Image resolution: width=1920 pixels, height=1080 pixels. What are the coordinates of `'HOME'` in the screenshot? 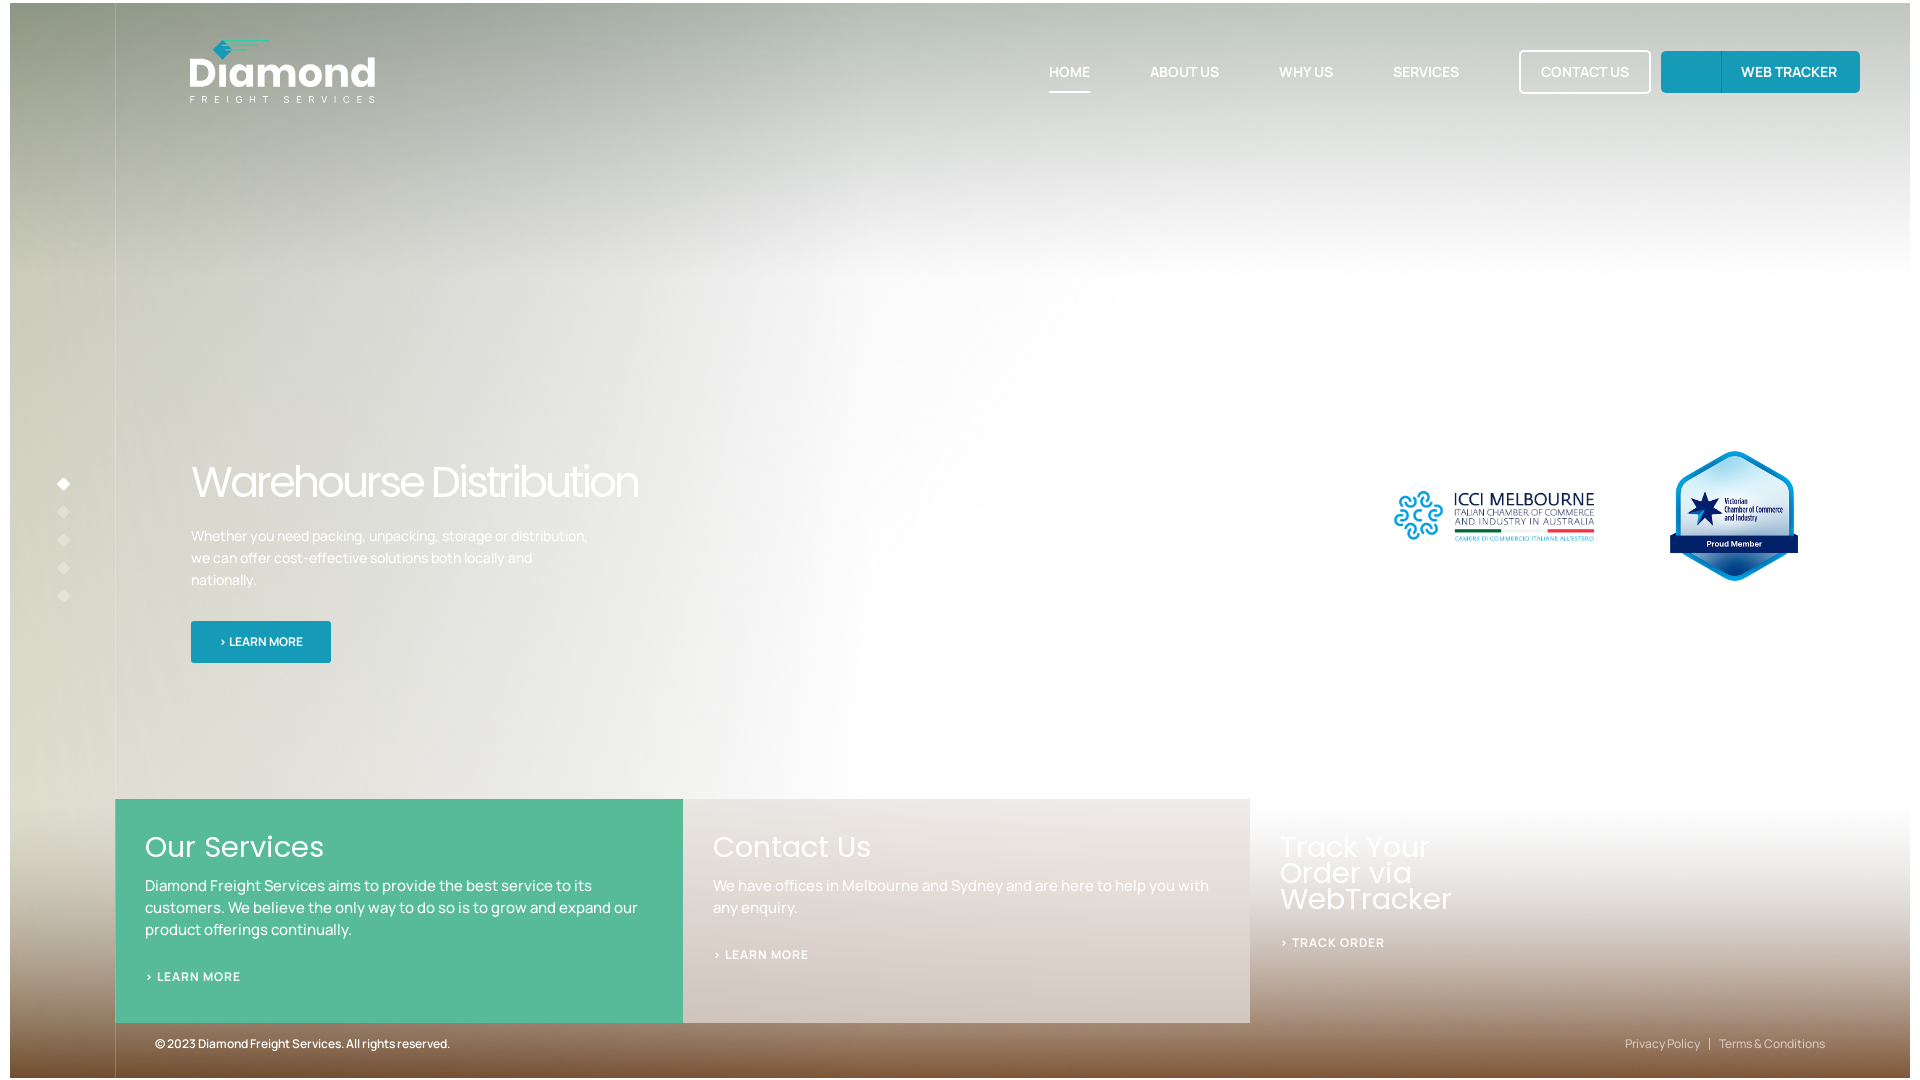 It's located at (1068, 69).